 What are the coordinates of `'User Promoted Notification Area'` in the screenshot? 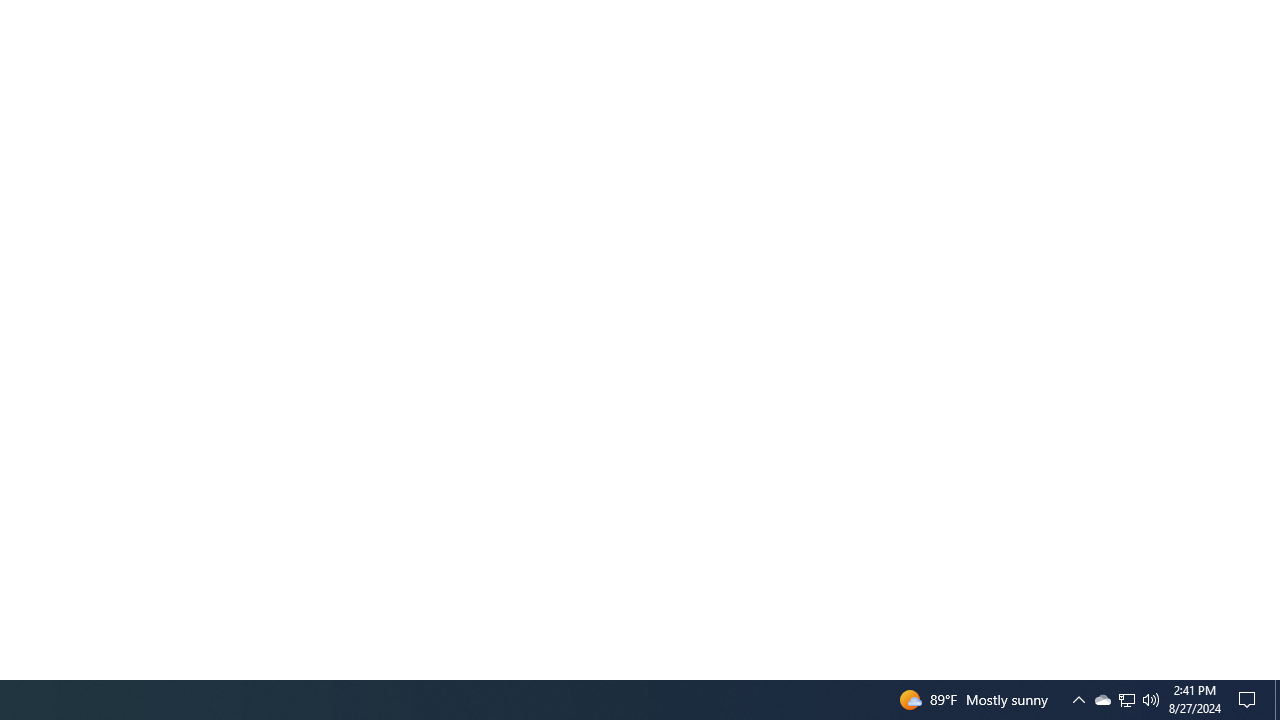 It's located at (1127, 698).